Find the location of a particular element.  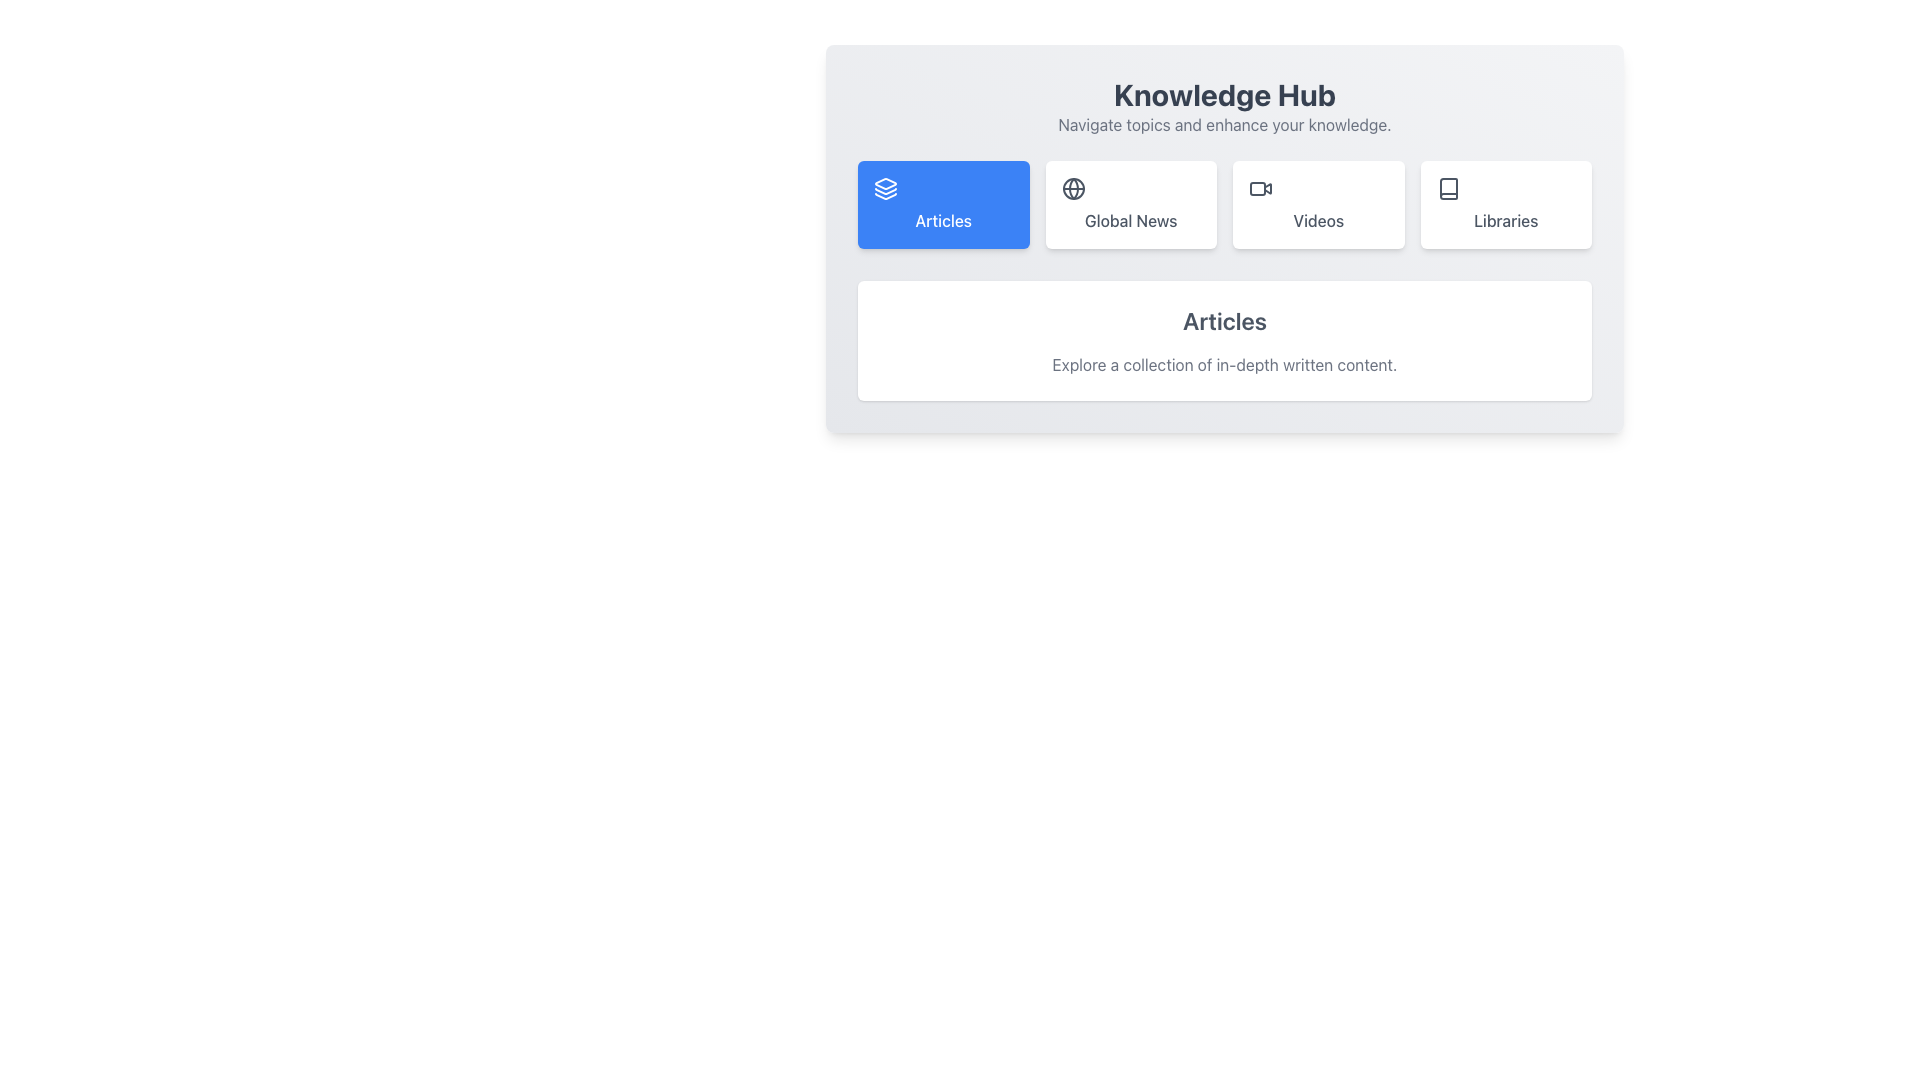

the book icon SVG element located in the top-right portion of the 'Knowledge Hub' panel, which is part of the button labeled 'Libraries' is located at coordinates (1448, 189).